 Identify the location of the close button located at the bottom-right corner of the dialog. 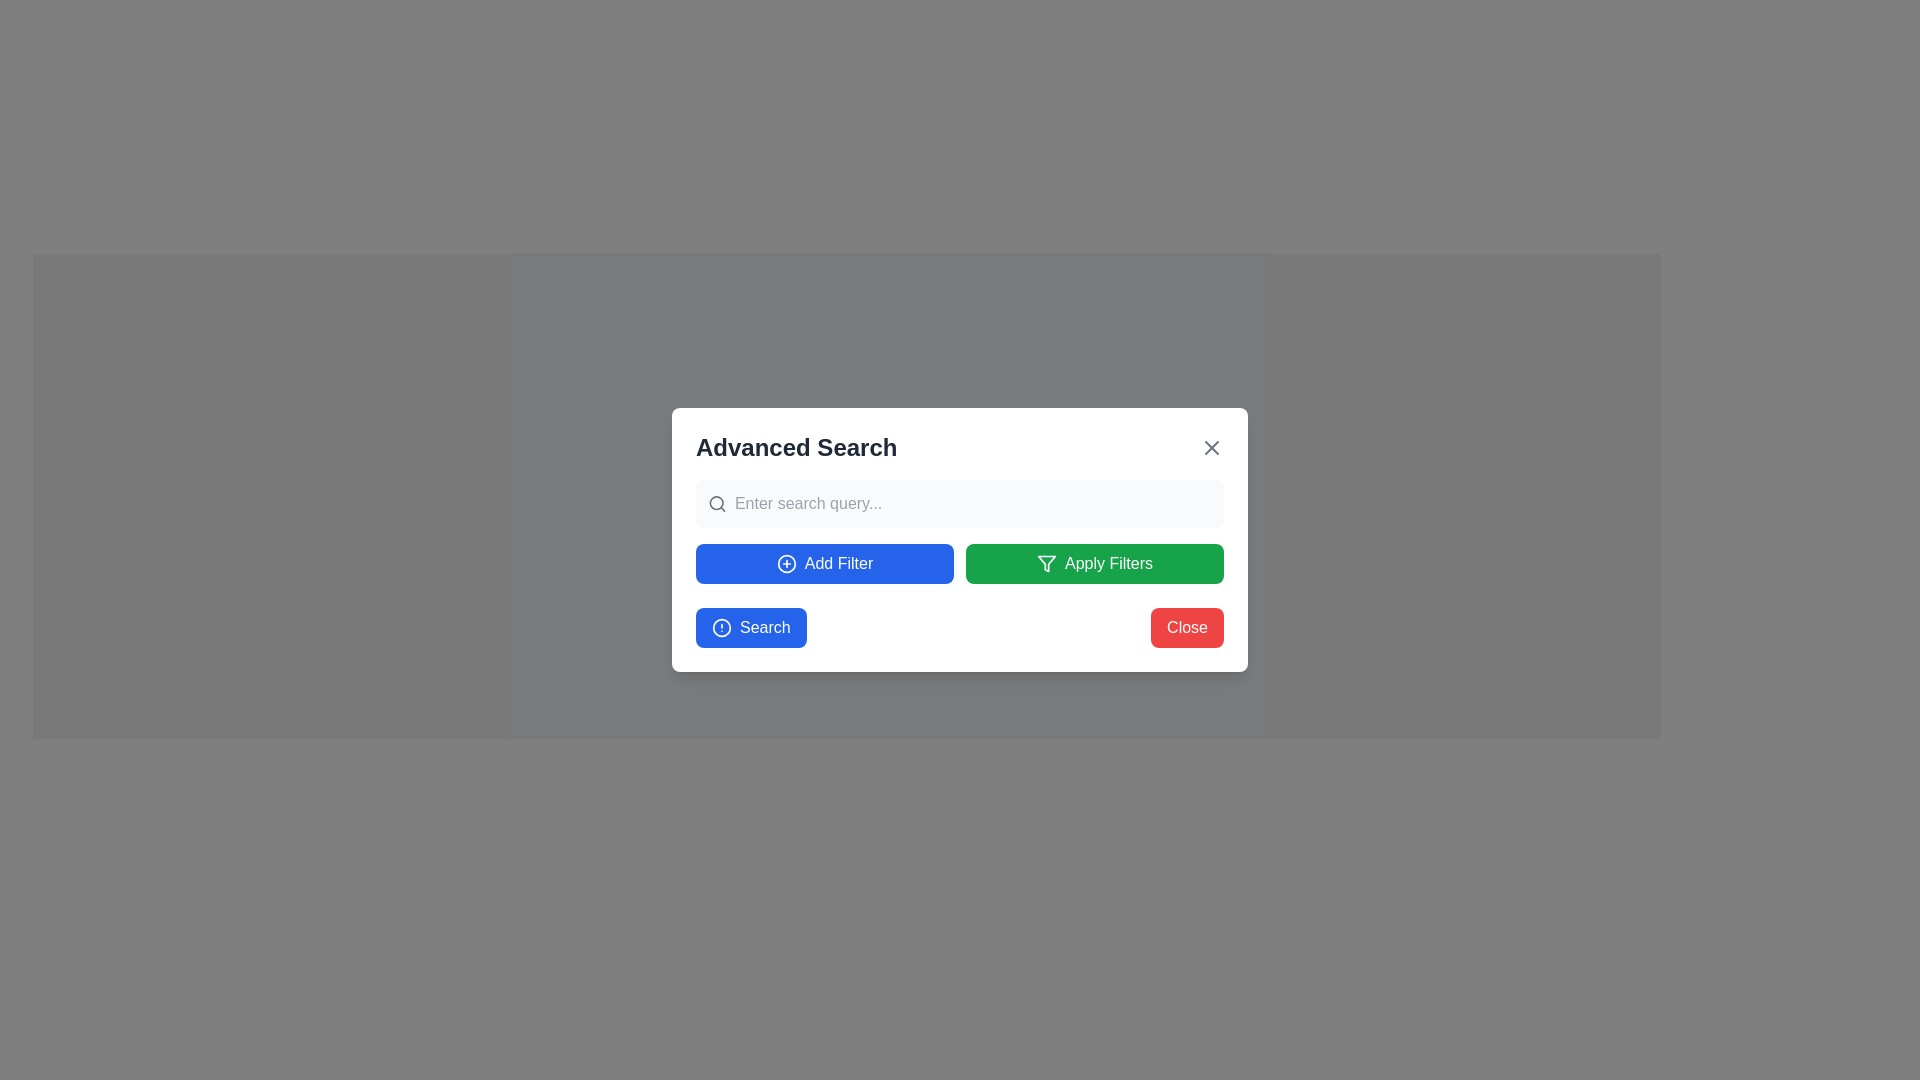
(1187, 627).